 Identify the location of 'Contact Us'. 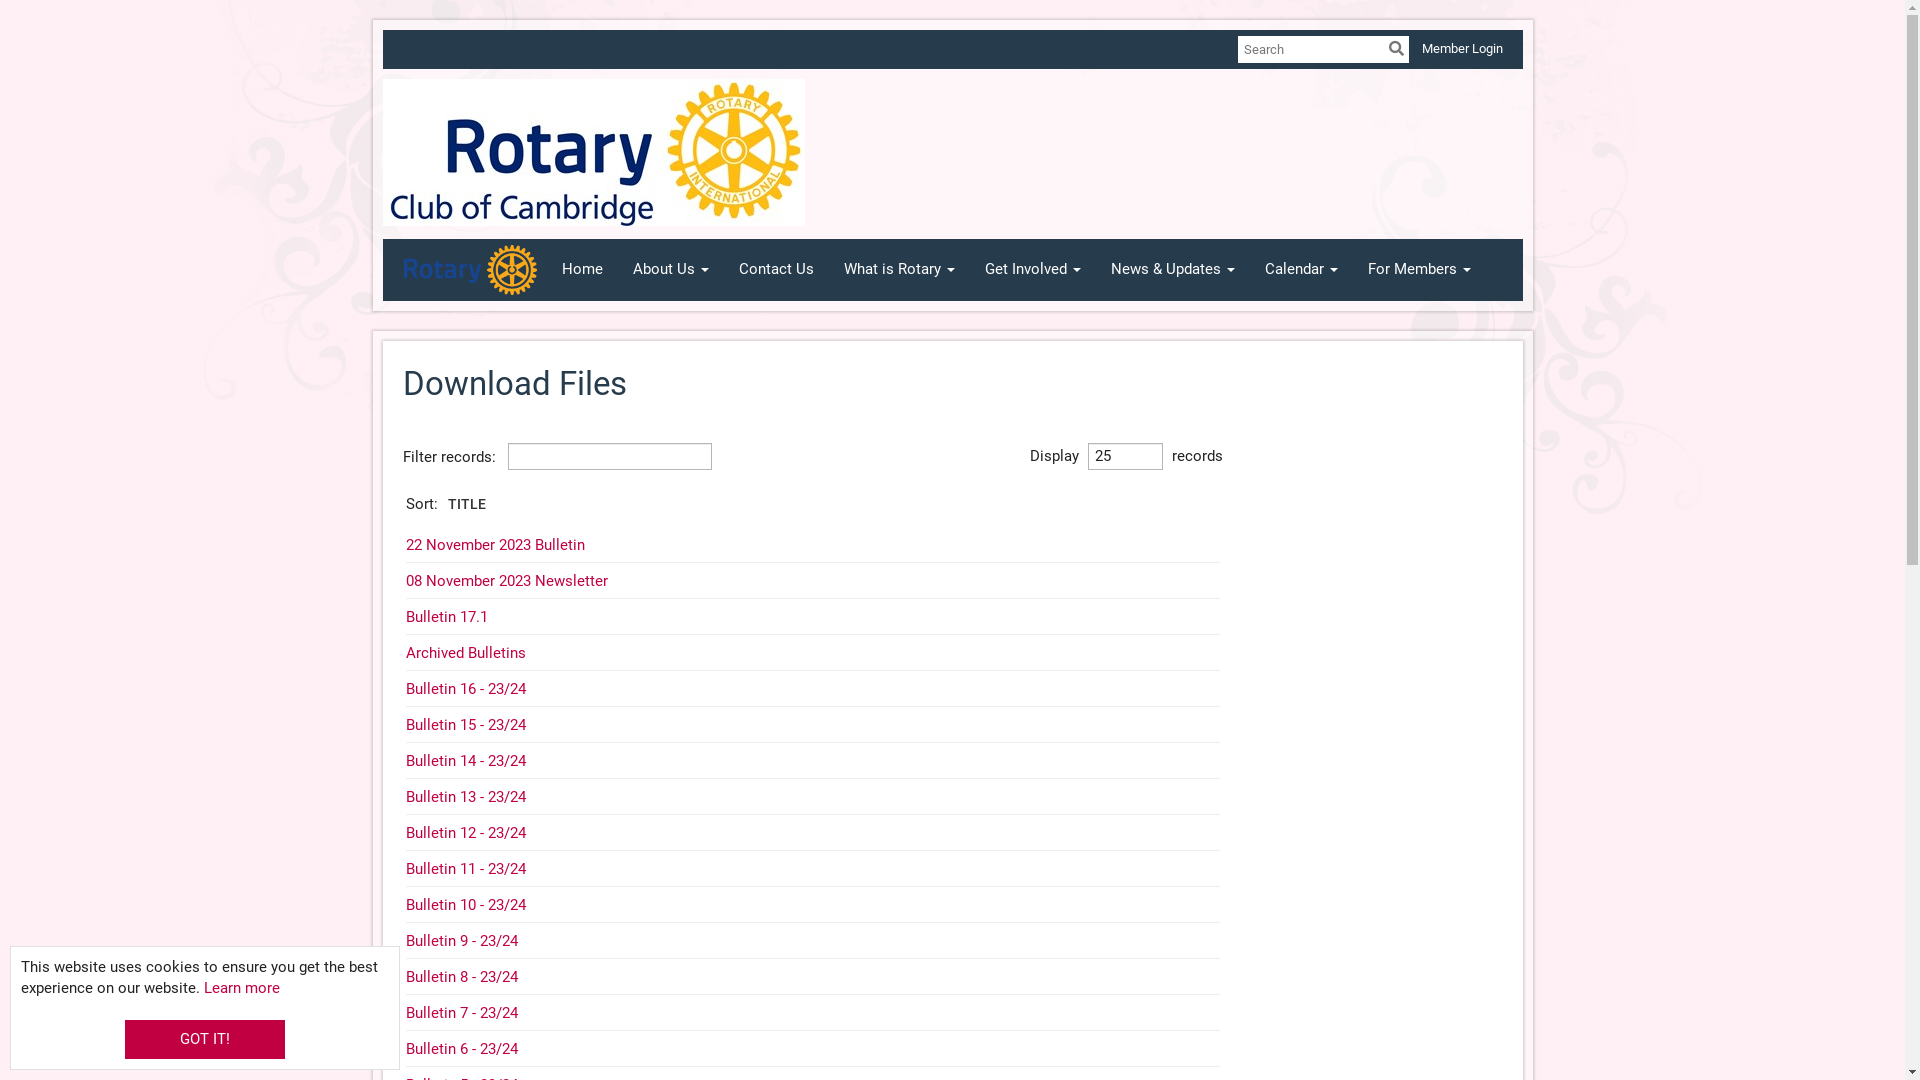
(775, 270).